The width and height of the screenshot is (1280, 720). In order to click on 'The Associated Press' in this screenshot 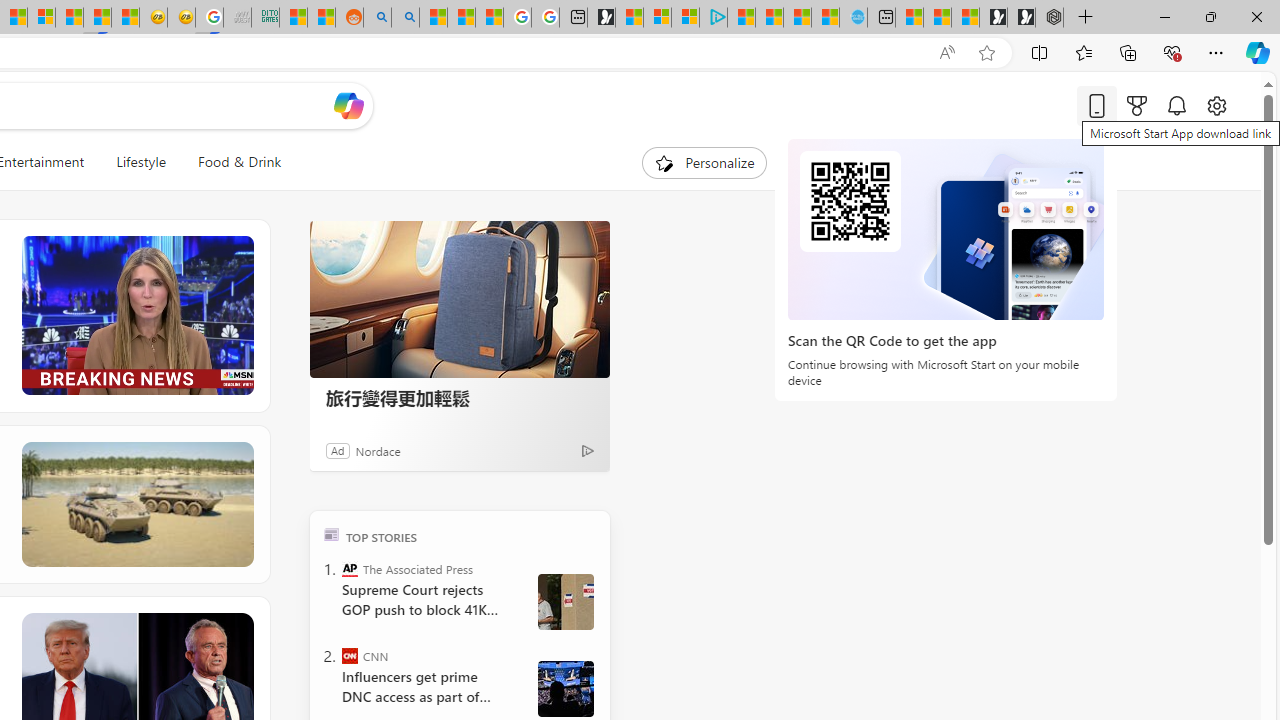, I will do `click(350, 568)`.